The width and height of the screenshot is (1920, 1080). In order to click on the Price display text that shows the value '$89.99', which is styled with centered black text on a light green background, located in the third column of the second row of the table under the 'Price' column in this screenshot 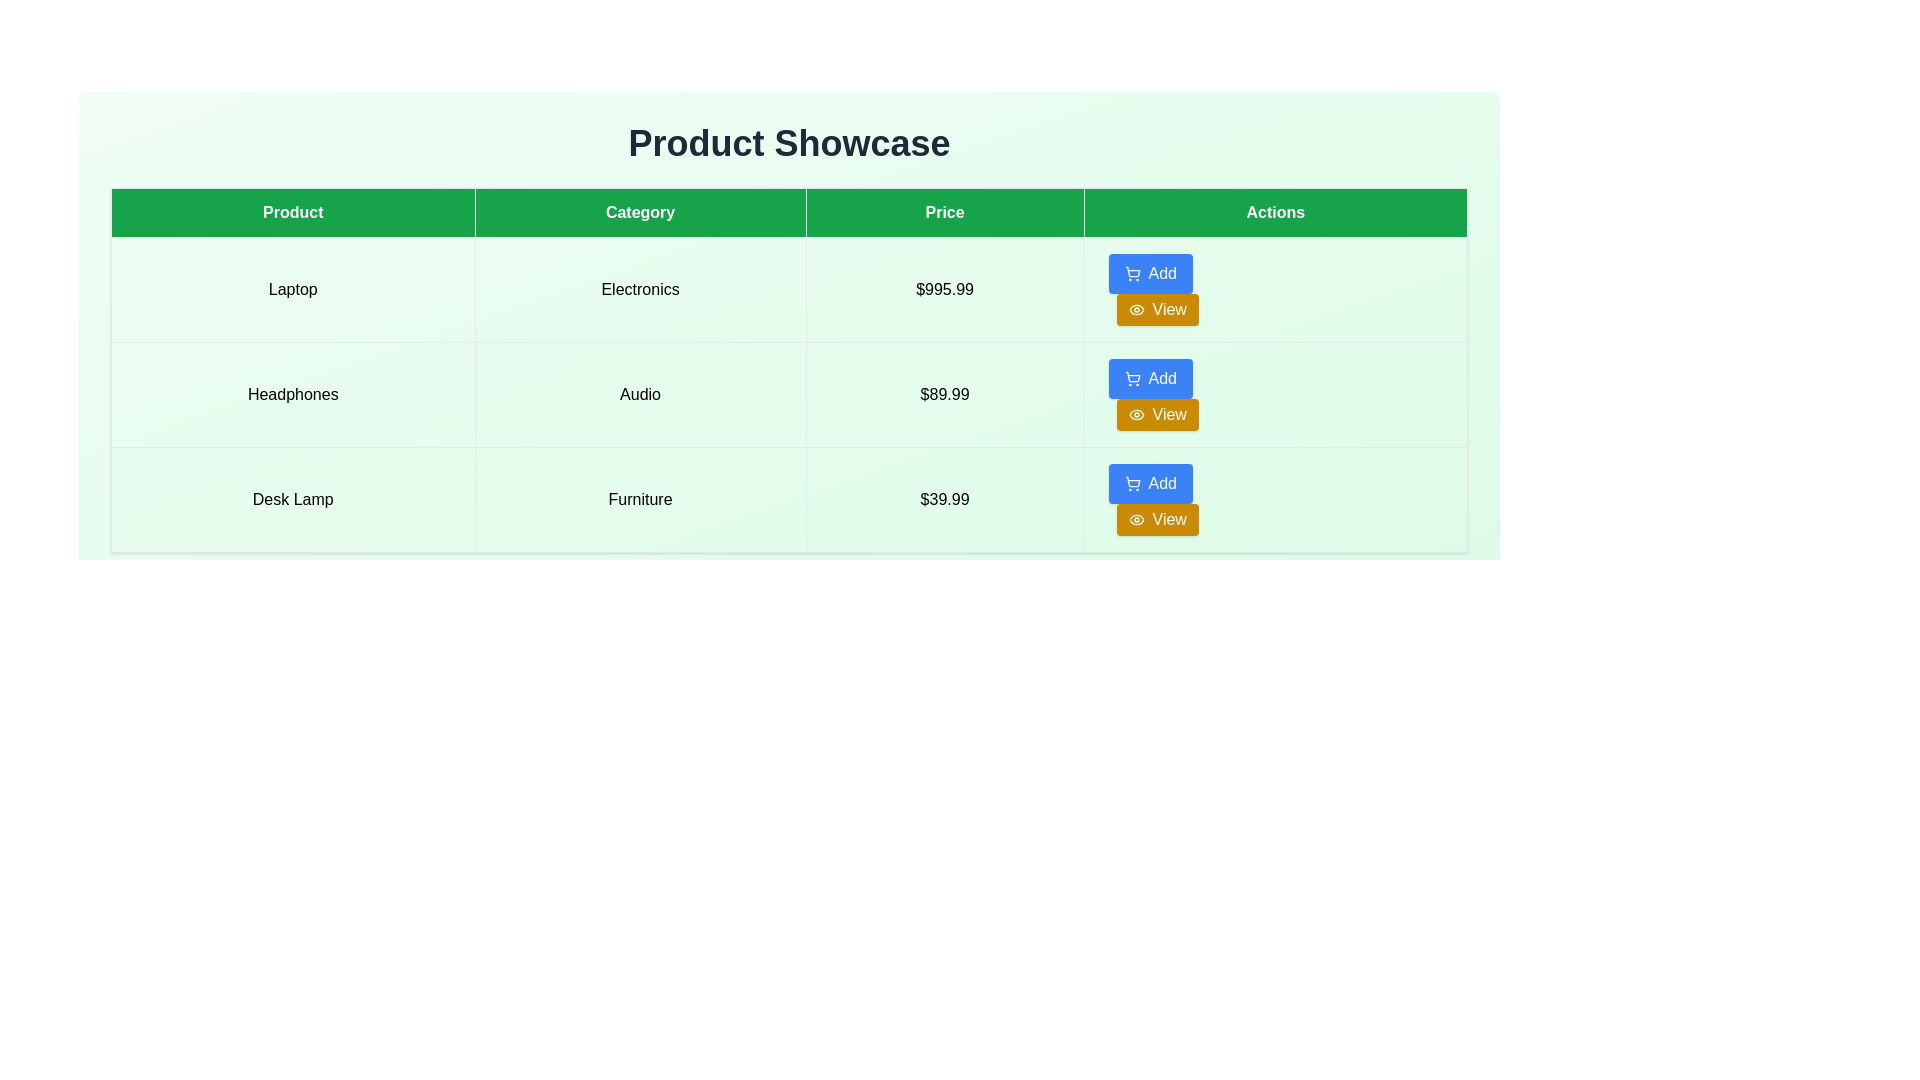, I will do `click(944, 394)`.